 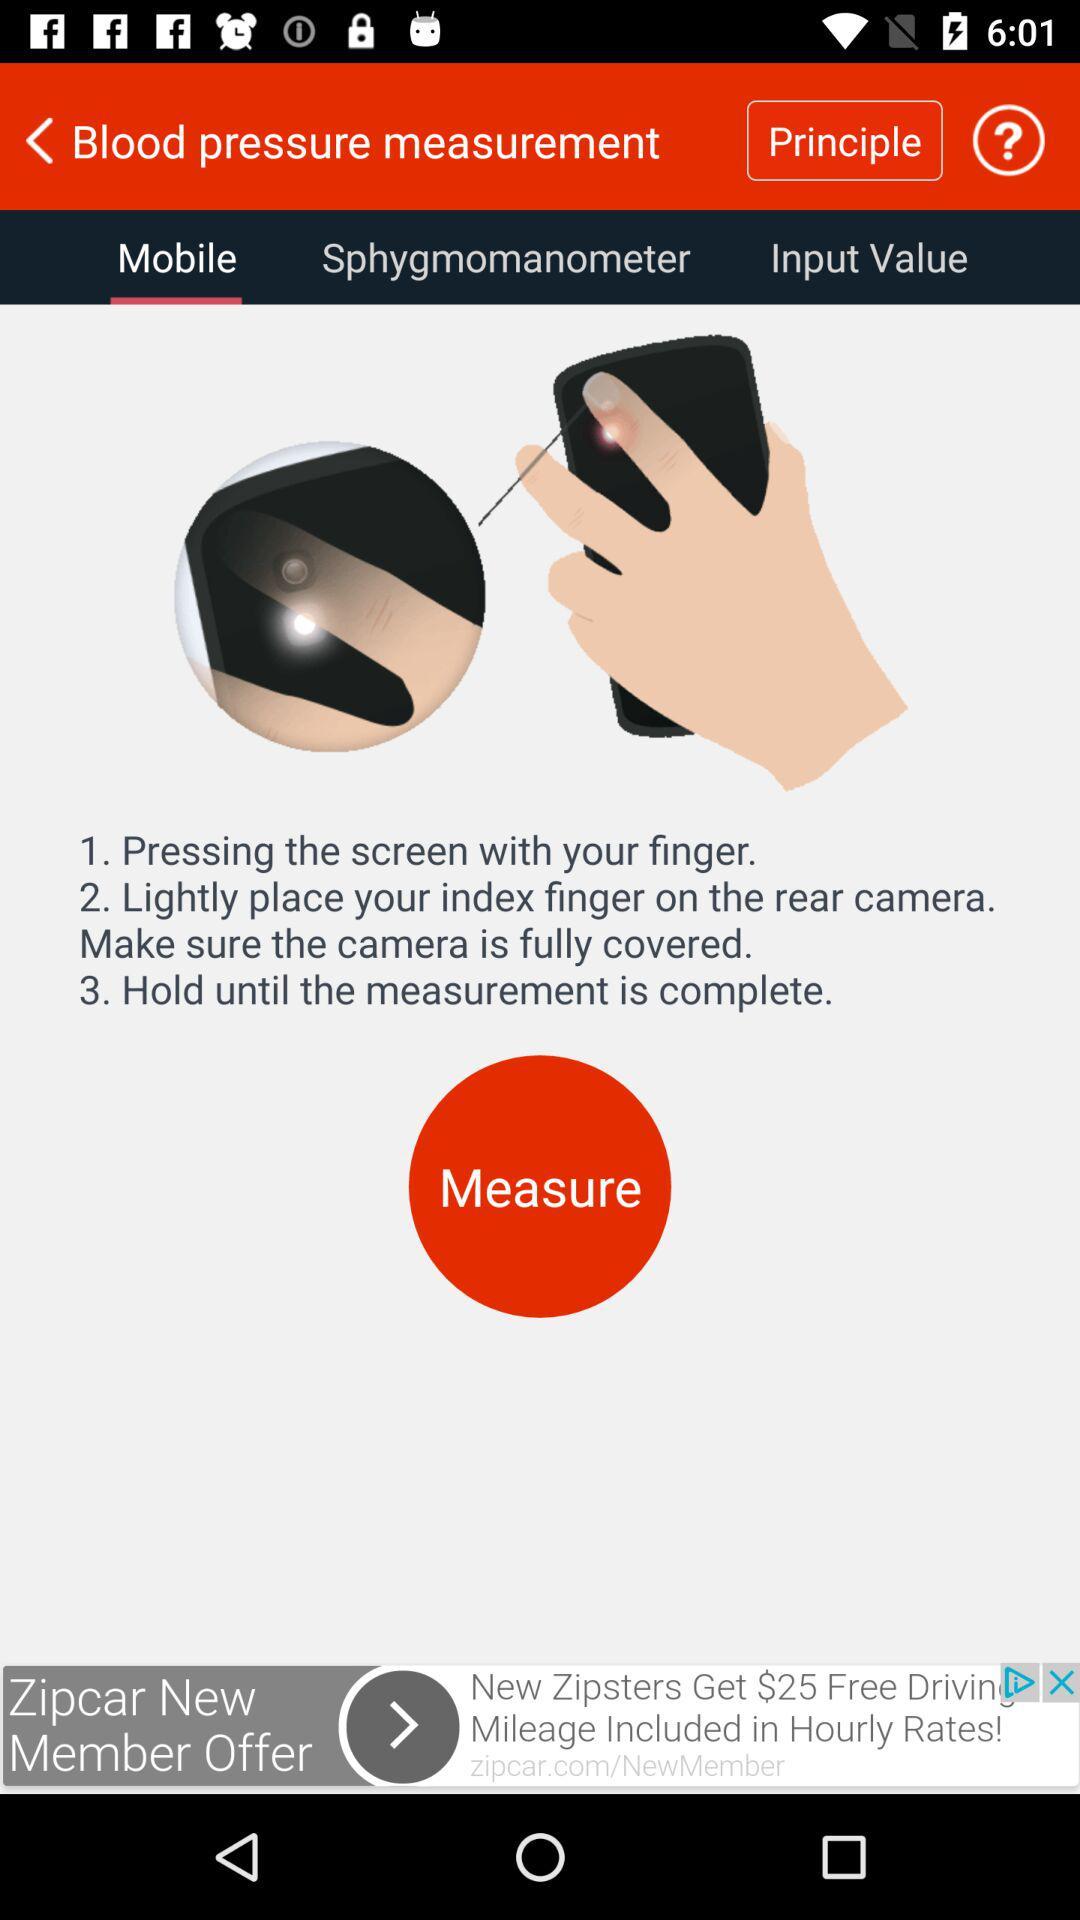 I want to click on to see zipcar new member offer, so click(x=540, y=1727).